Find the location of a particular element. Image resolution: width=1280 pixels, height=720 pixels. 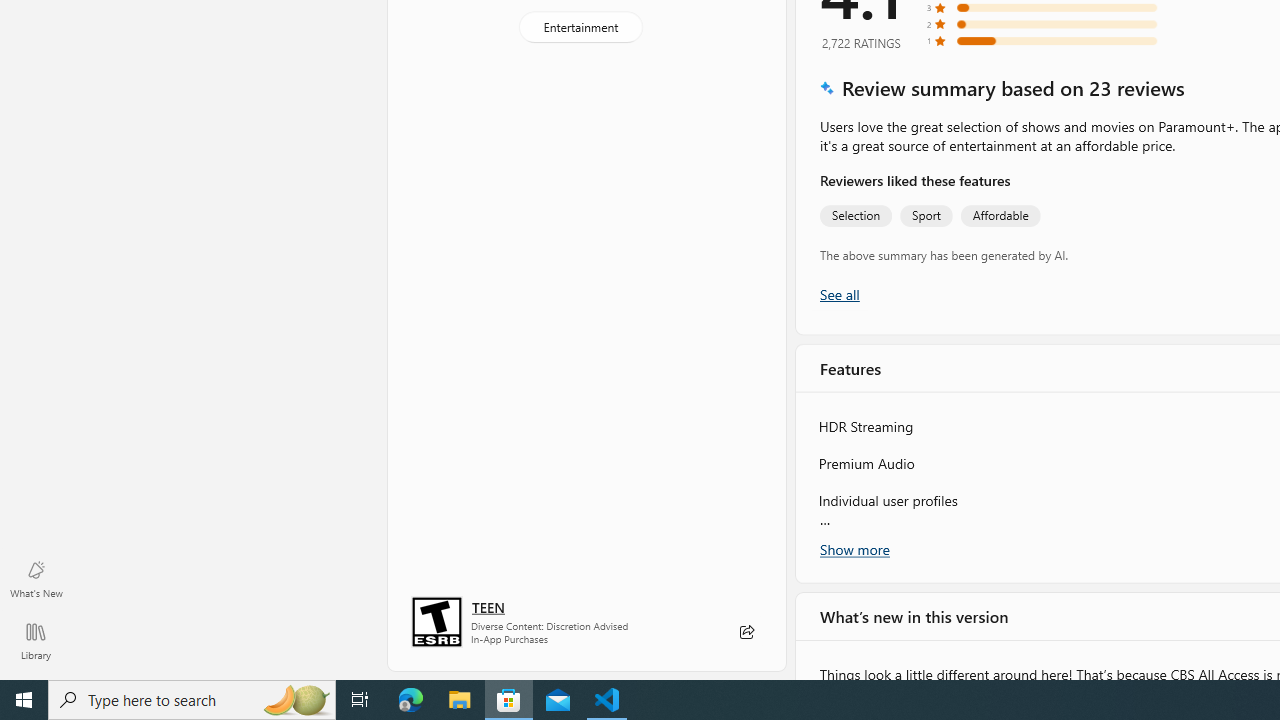

'What' is located at coordinates (35, 578).